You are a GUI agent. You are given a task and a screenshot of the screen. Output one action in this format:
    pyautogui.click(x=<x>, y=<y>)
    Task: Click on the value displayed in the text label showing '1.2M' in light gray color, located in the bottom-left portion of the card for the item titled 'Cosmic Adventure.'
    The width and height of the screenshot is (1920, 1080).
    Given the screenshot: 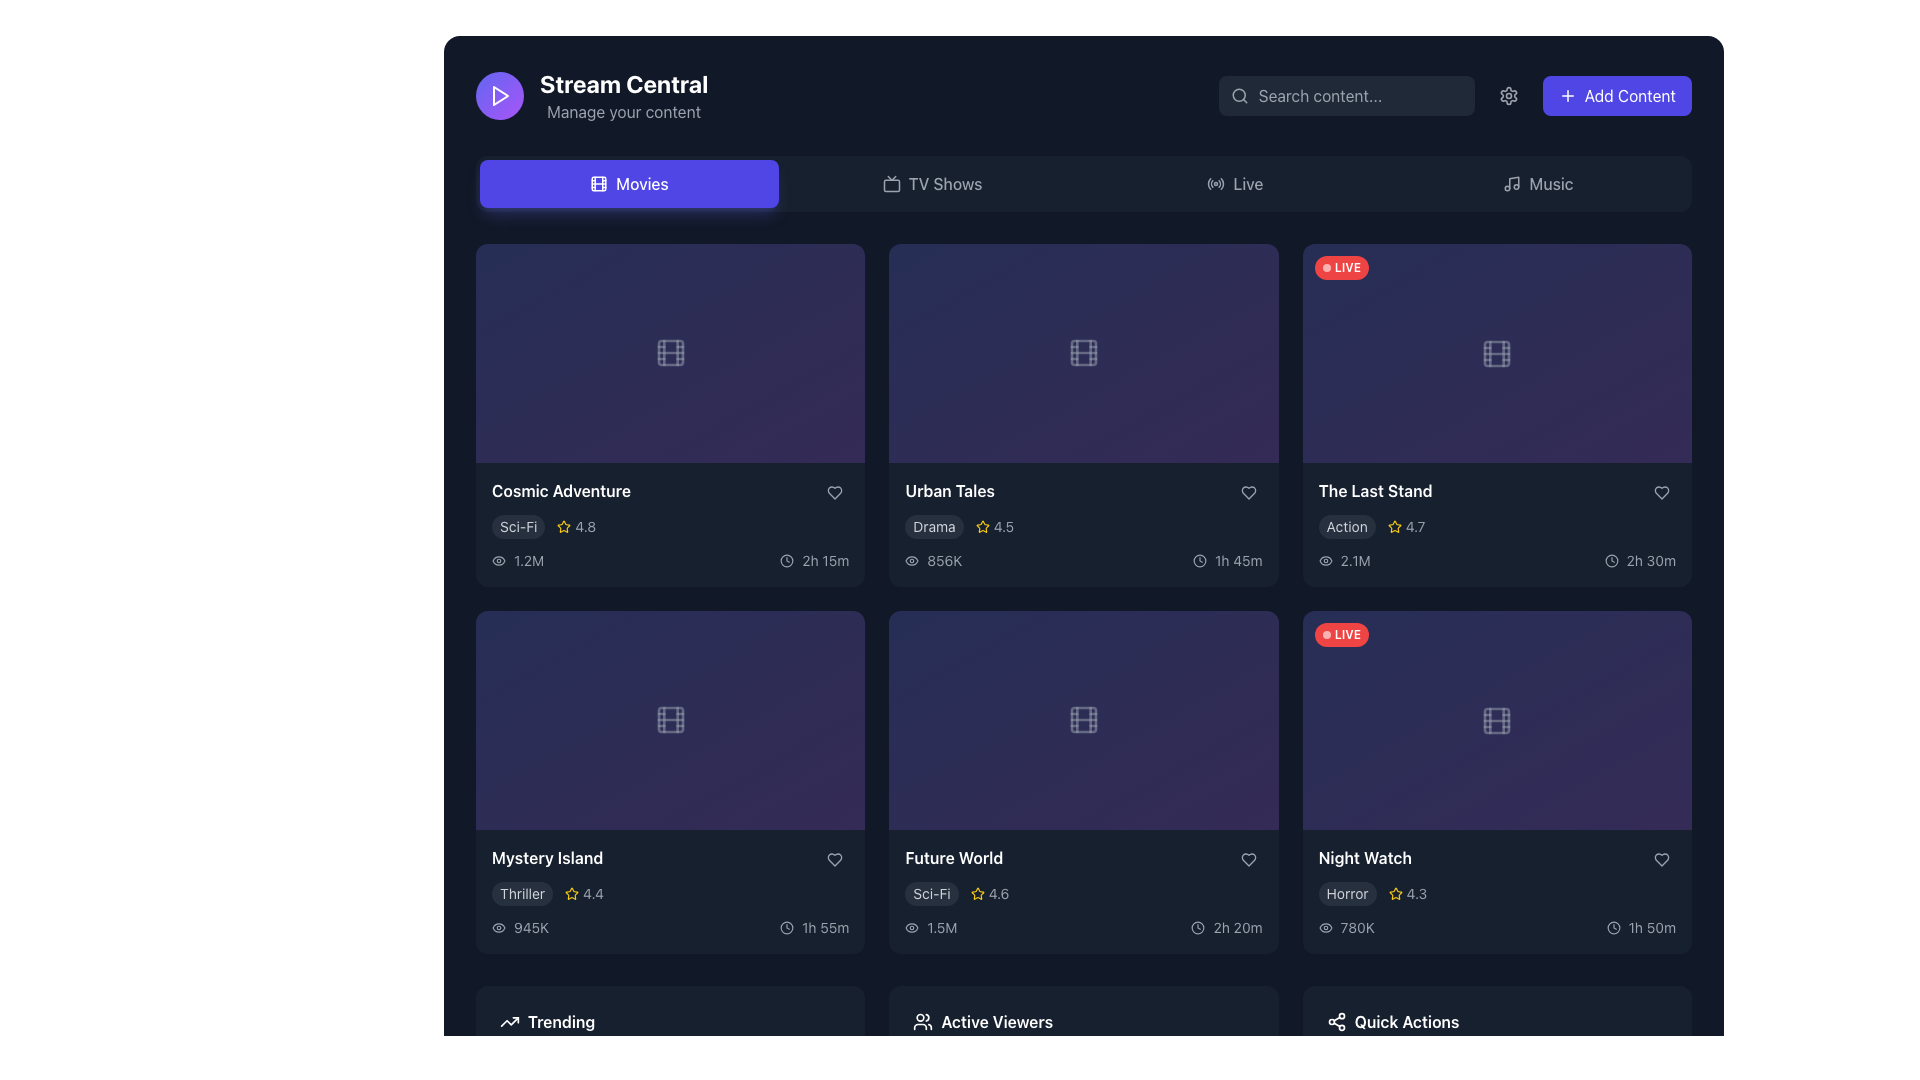 What is the action you would take?
    pyautogui.click(x=518, y=560)
    